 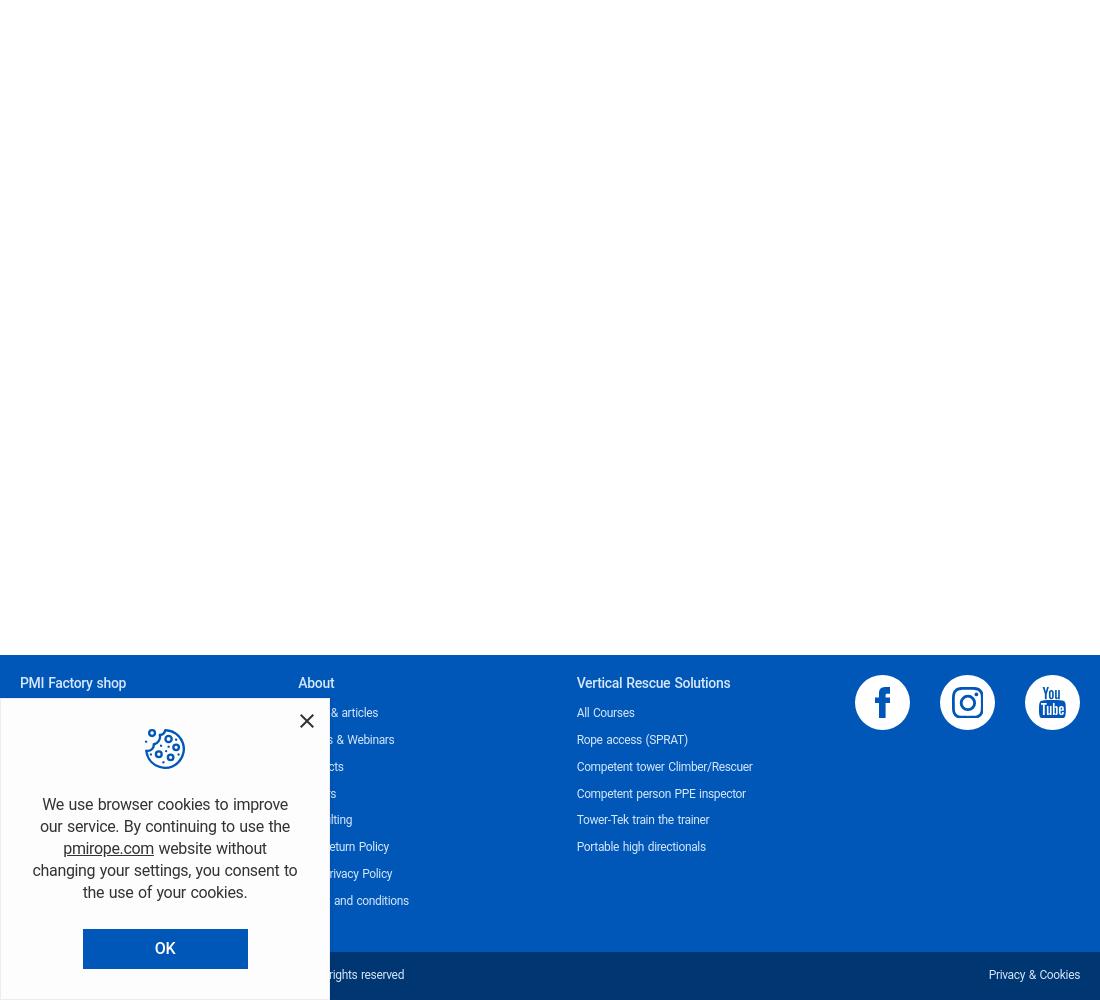 I want to click on 'Patient Care', so click(x=50, y=873).